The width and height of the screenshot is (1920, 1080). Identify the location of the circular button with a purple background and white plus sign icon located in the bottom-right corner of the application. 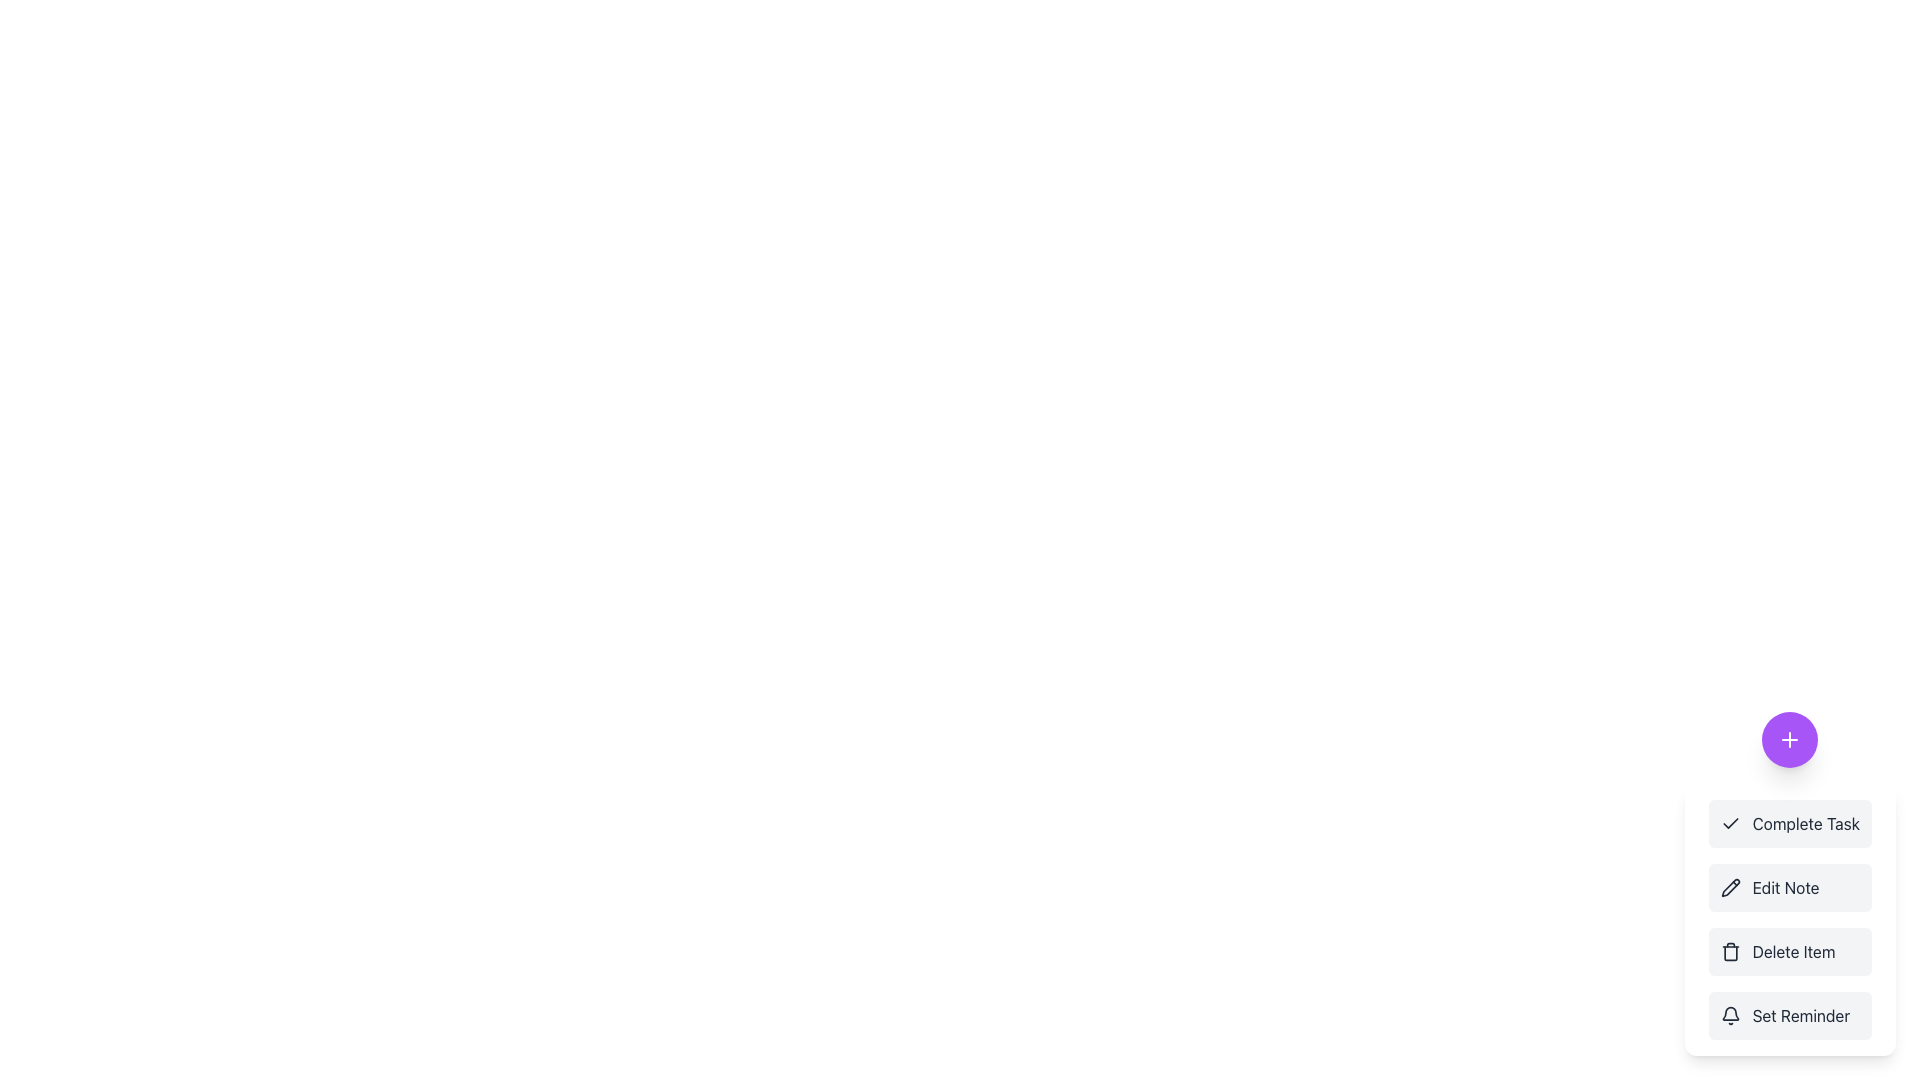
(1790, 740).